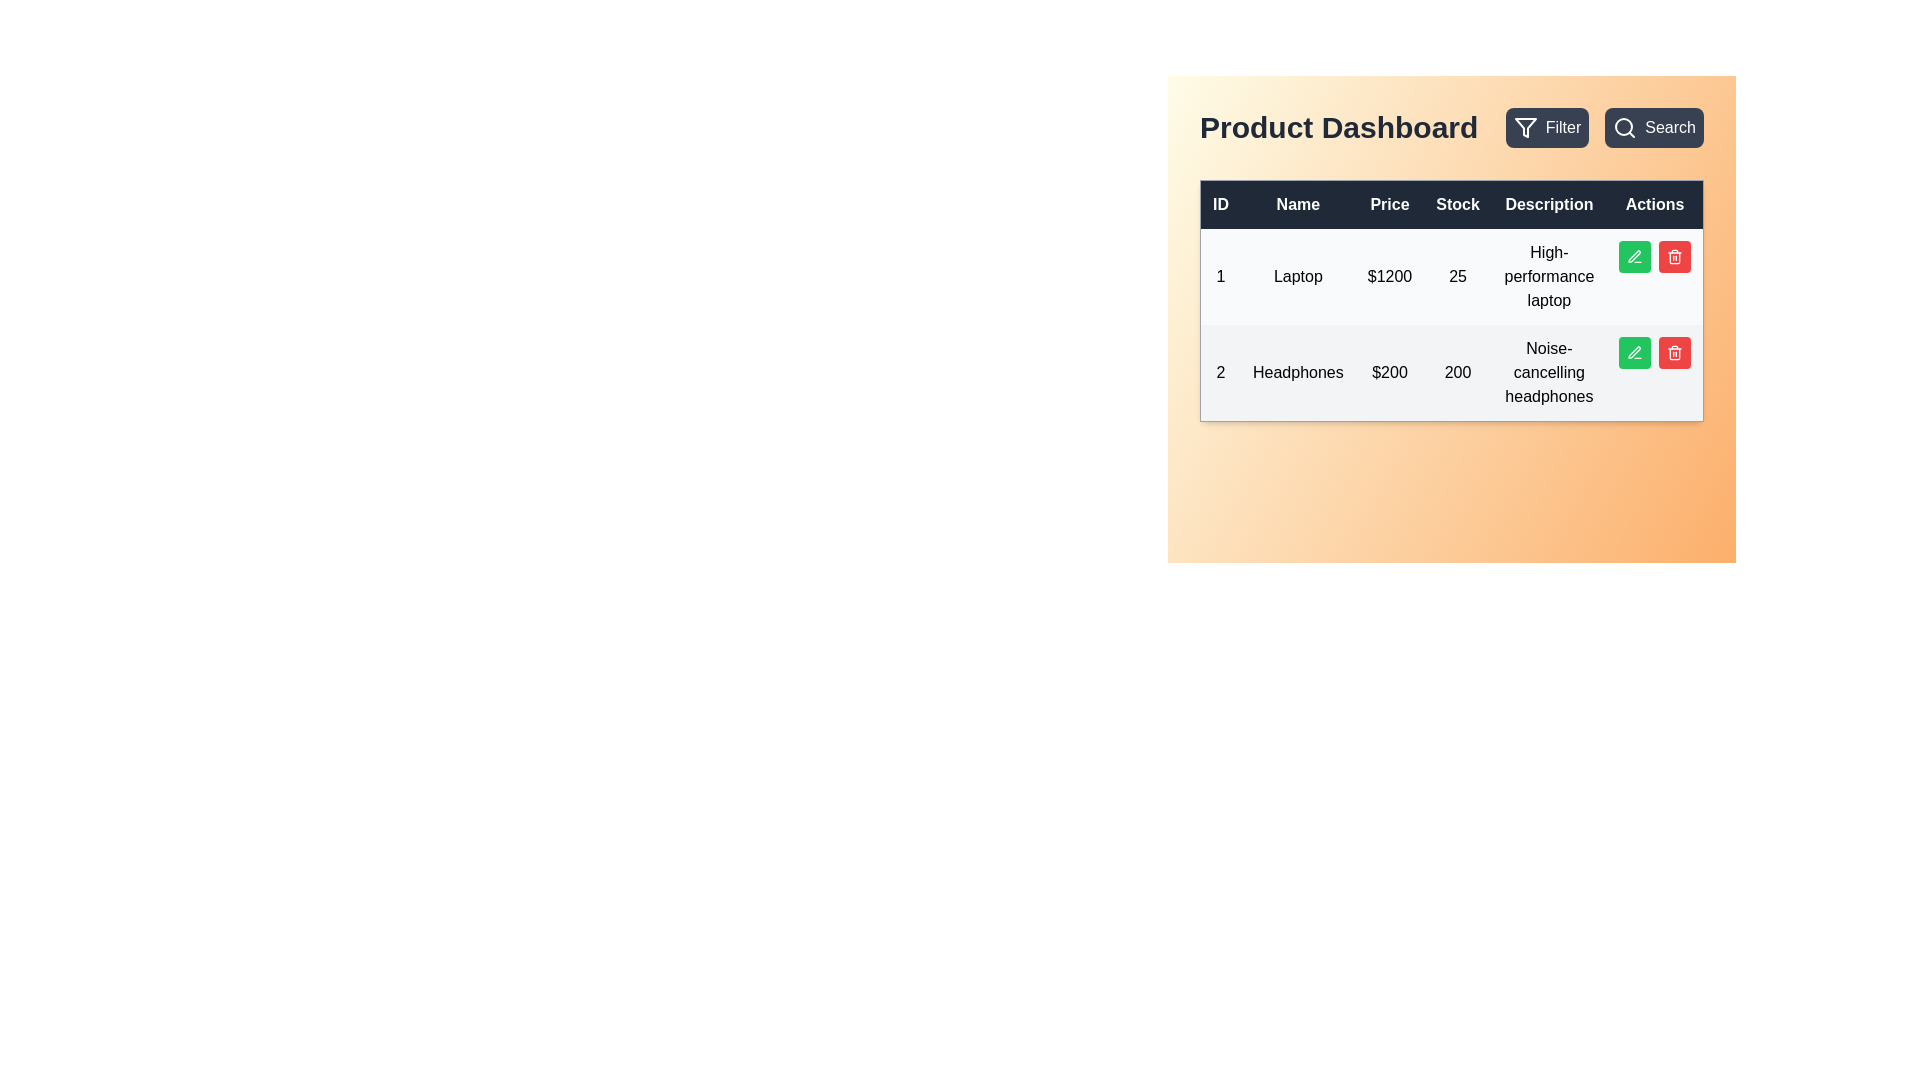 The height and width of the screenshot is (1080, 1920). Describe the element at coordinates (1451, 127) in the screenshot. I see `the header text 'Product Dashboard' in the Composite UI component to get detailed information` at that location.